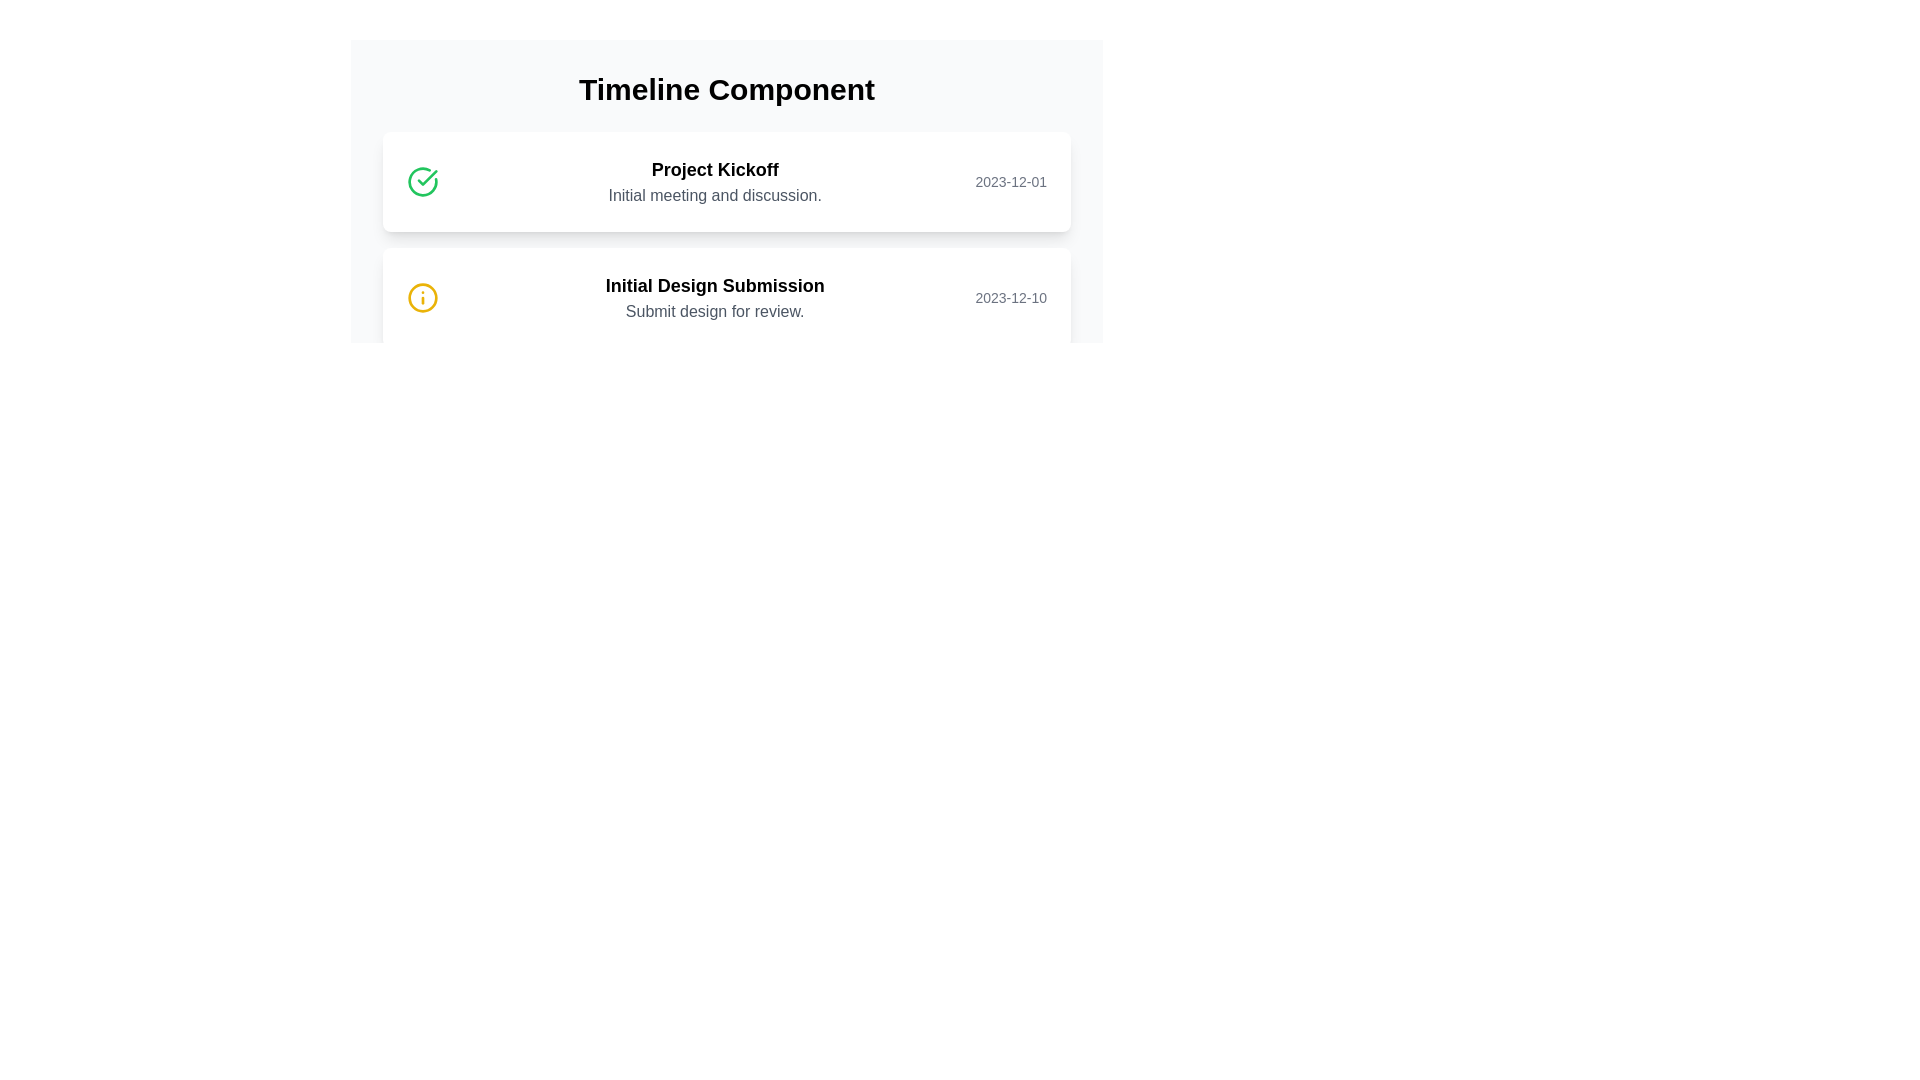 This screenshot has height=1080, width=1920. I want to click on the second card titled 'Initial Design Submission' in the timeline, so click(725, 297).